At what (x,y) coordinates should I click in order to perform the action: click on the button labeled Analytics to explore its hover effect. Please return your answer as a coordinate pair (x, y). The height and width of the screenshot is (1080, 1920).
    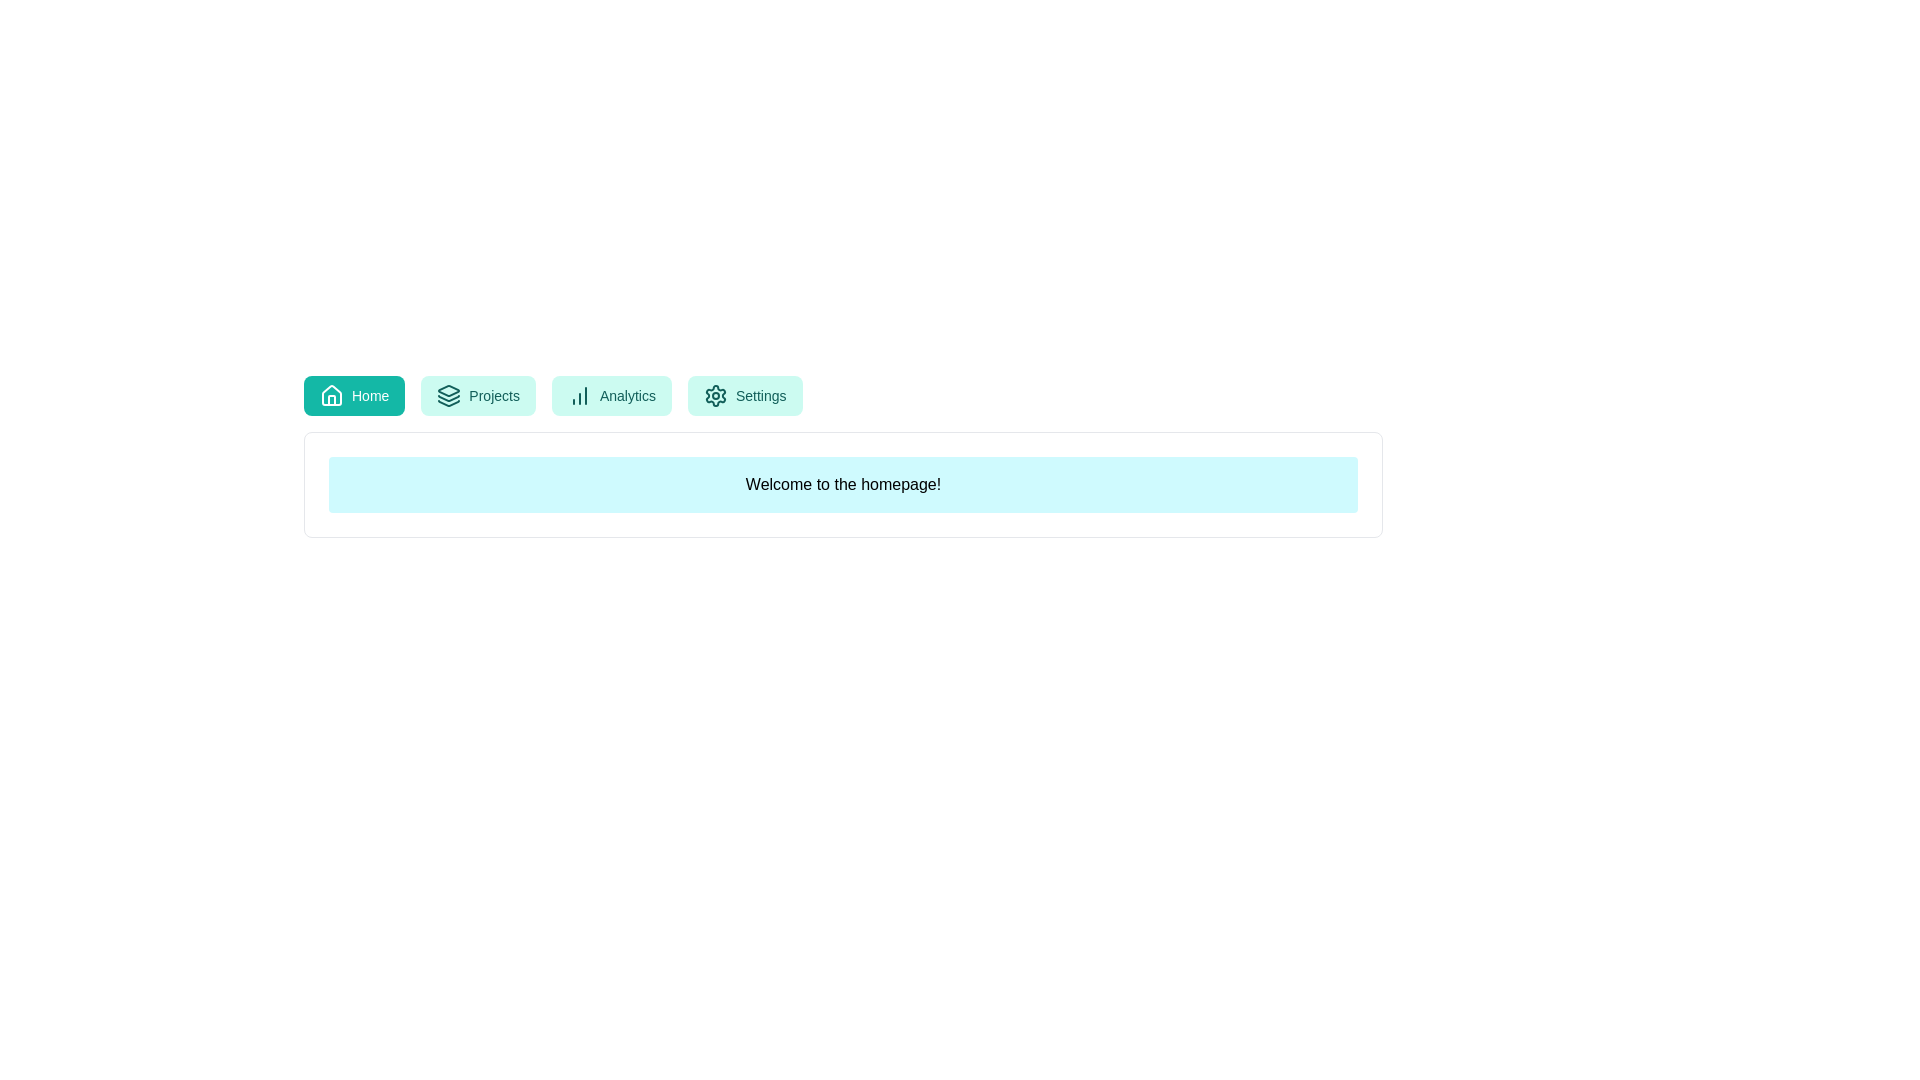
    Looking at the image, I should click on (610, 396).